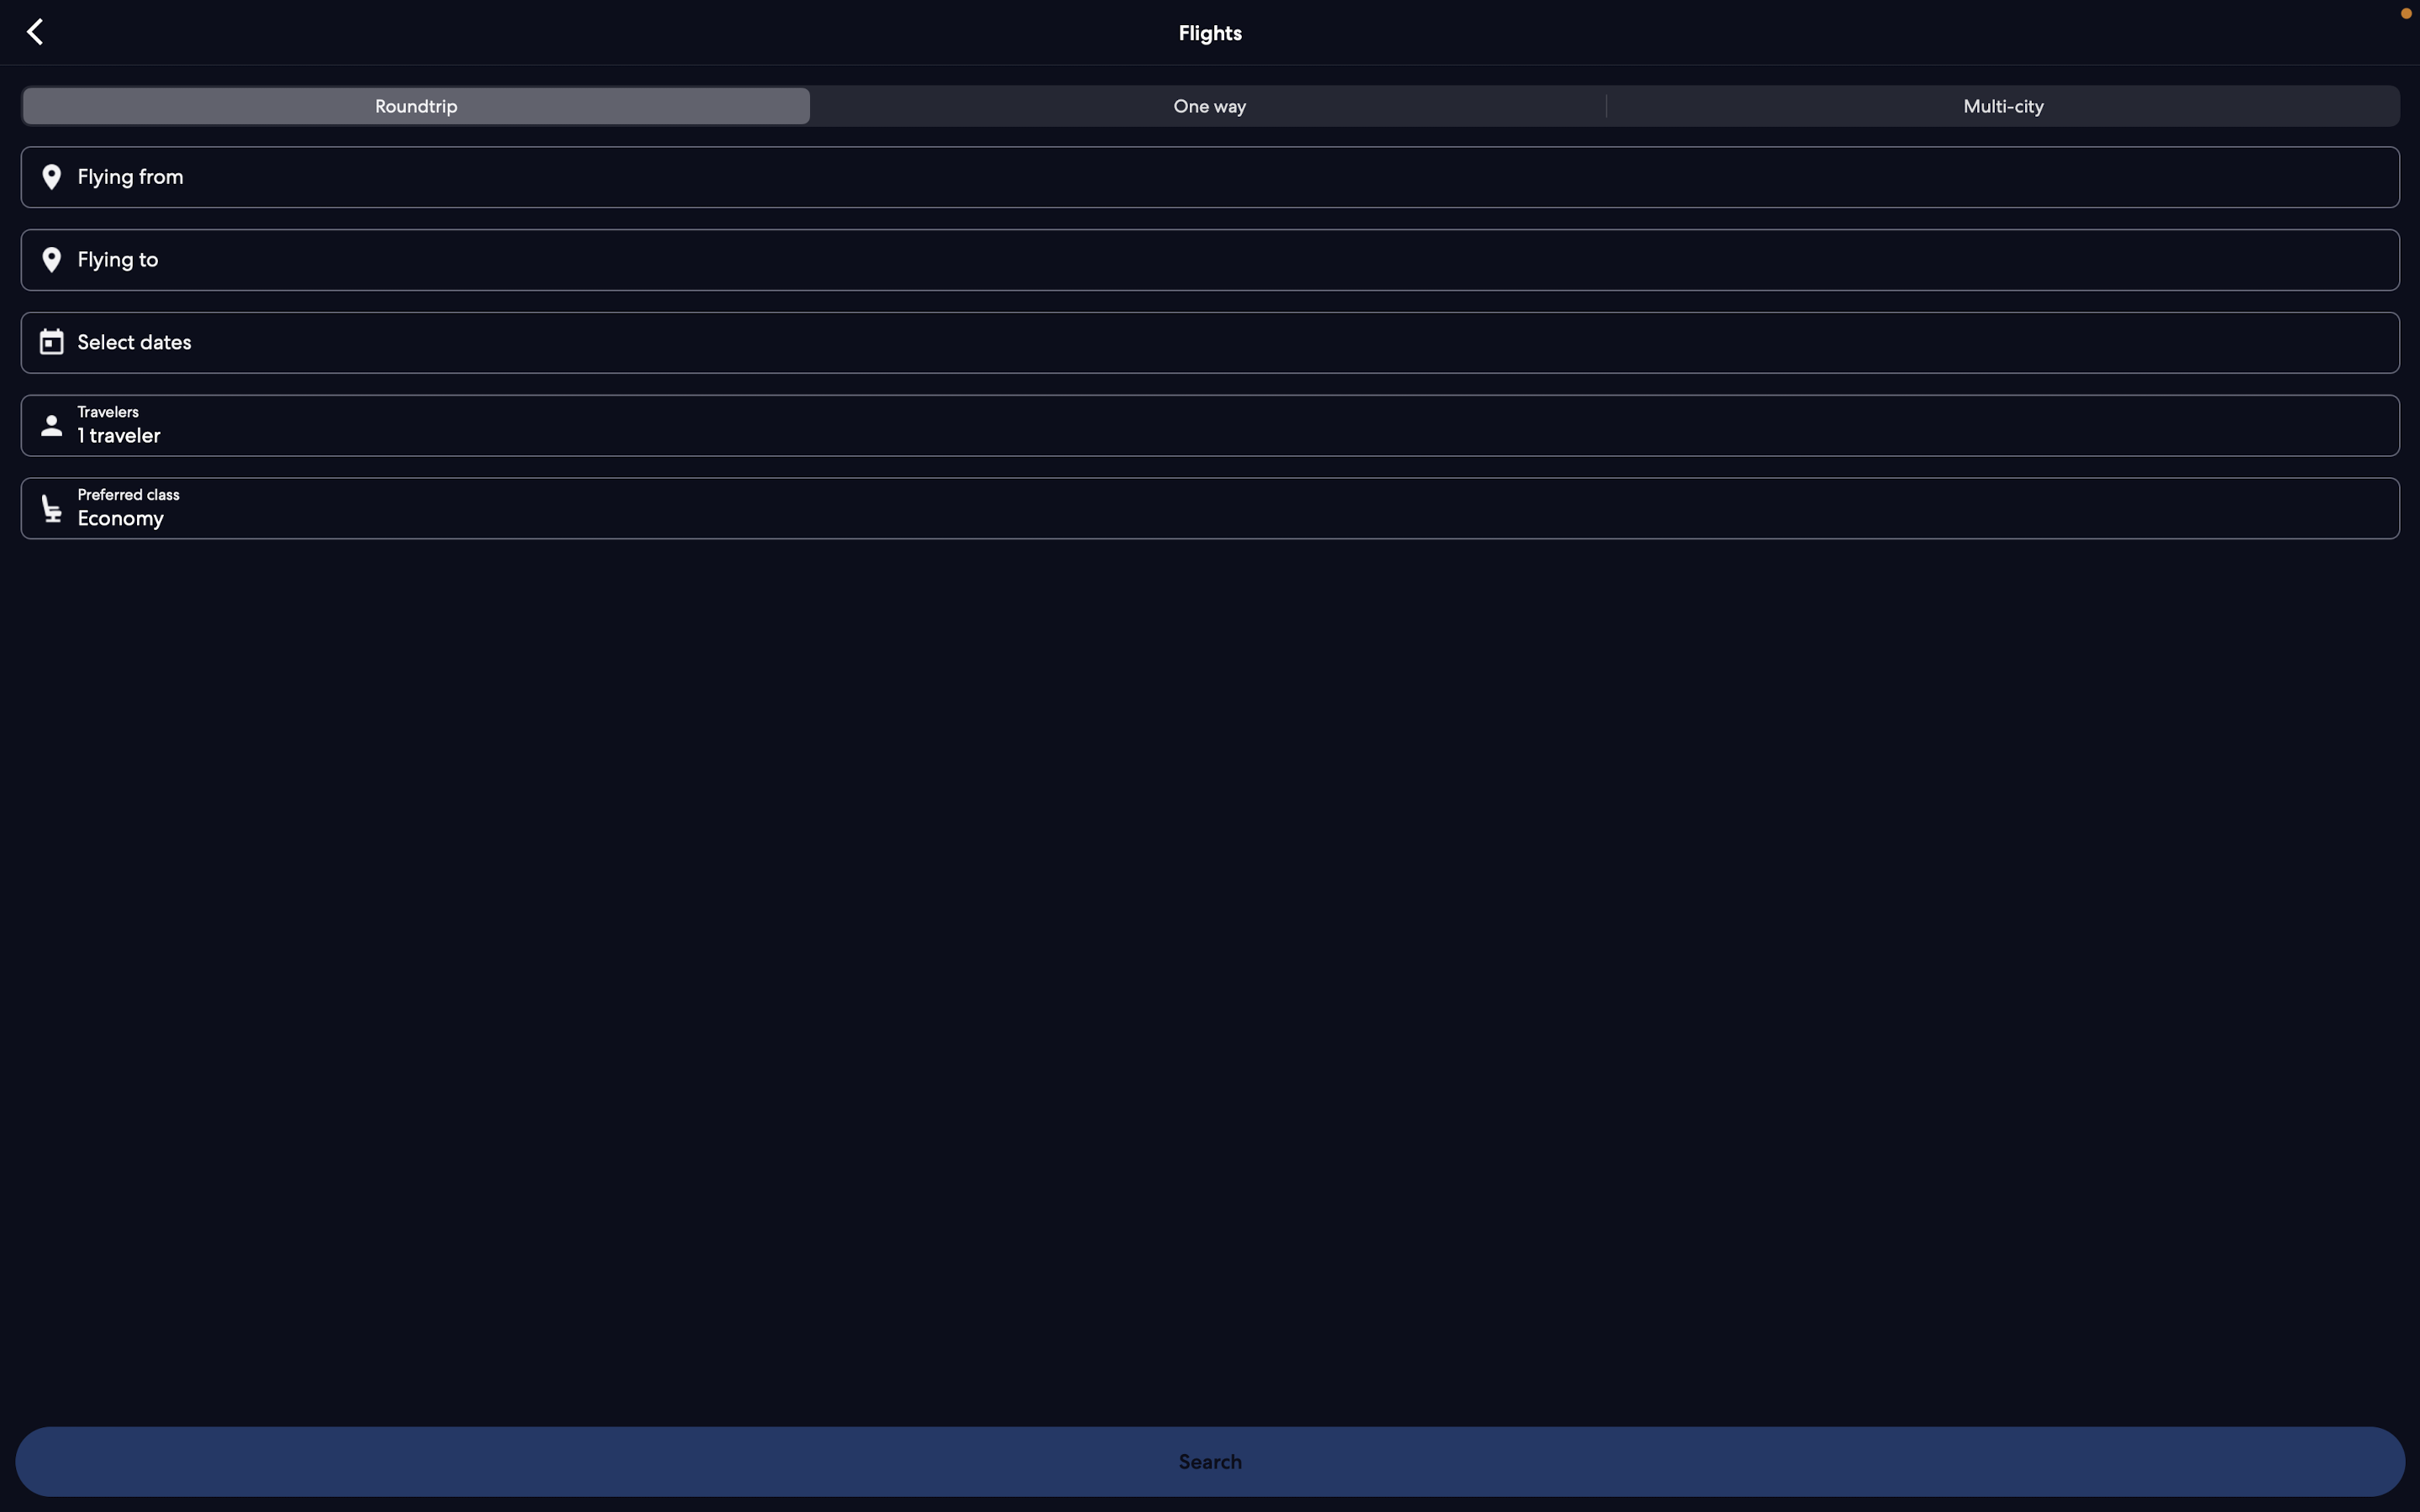  I want to click on the roundtrip flight tab, so click(418, 107).